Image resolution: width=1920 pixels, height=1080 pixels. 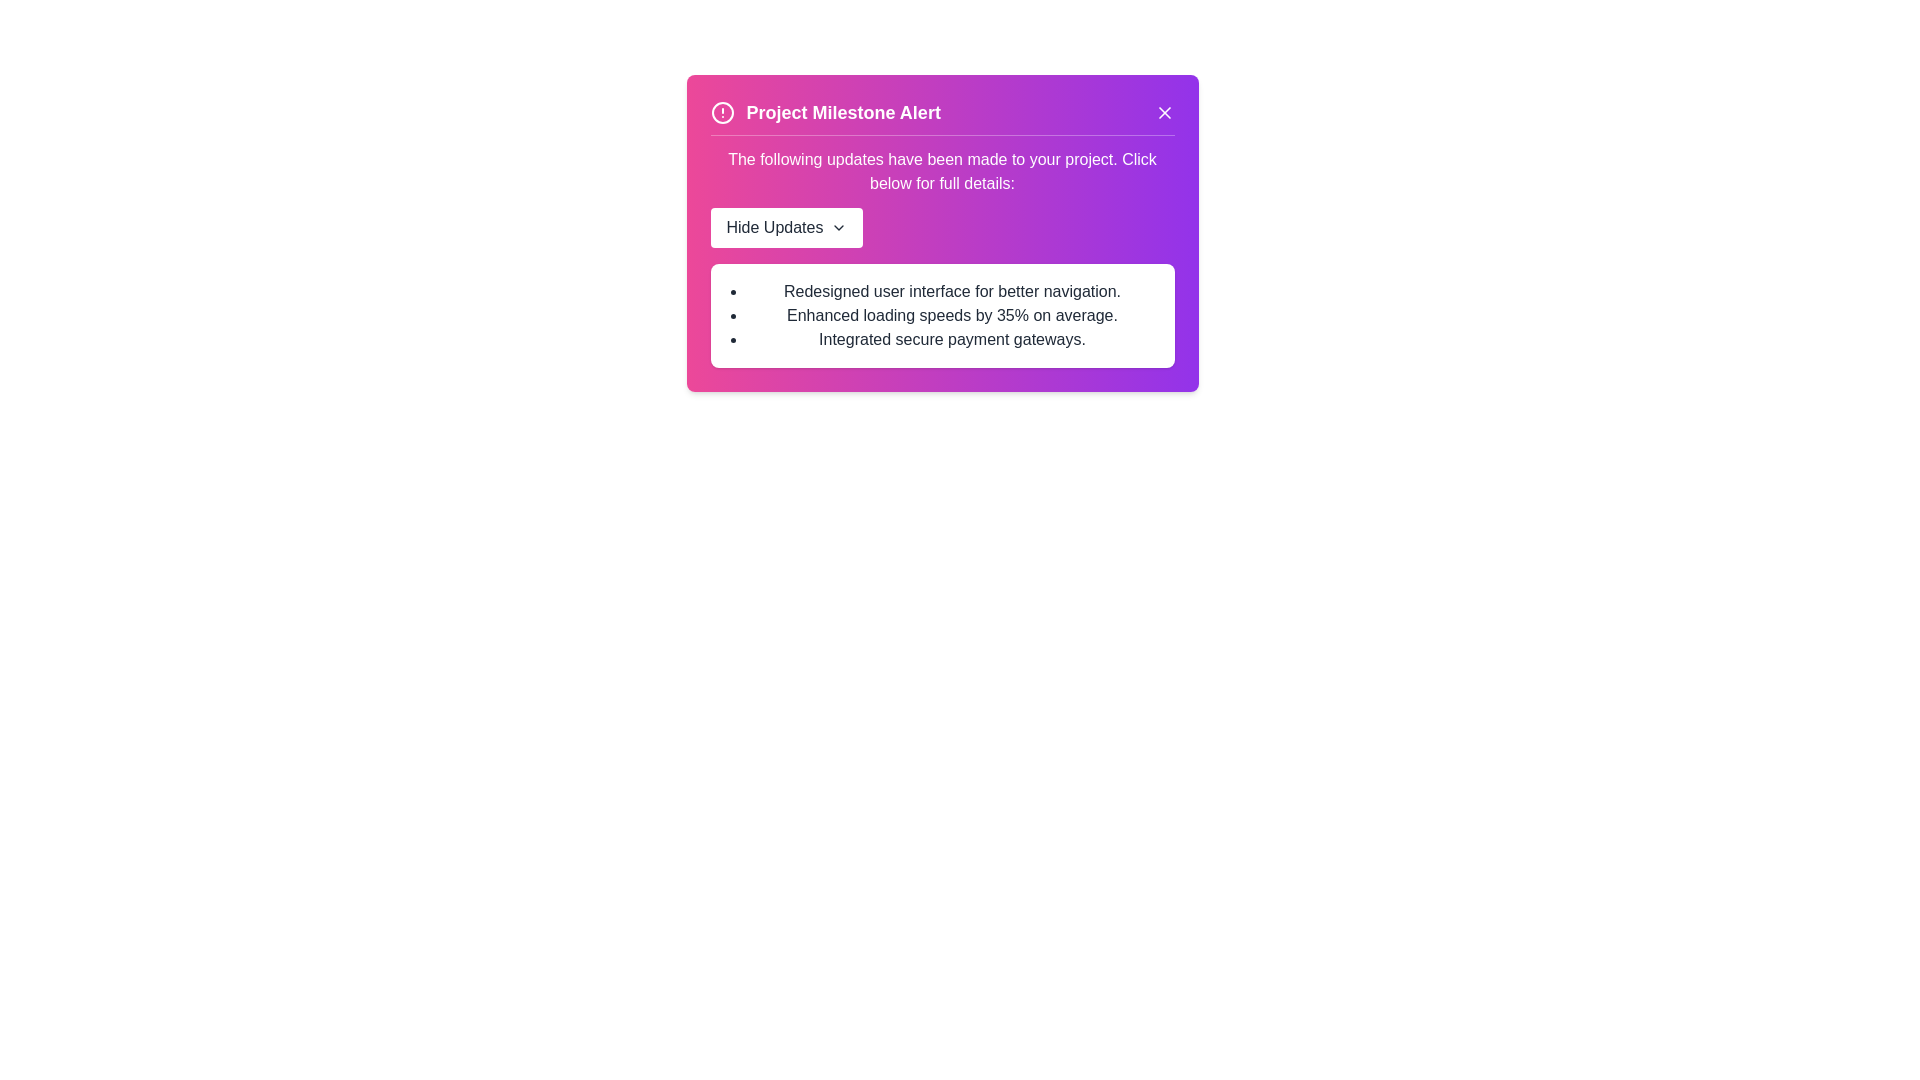 What do you see at coordinates (1164, 112) in the screenshot?
I see `the close button (X) to dismiss the alert` at bounding box center [1164, 112].